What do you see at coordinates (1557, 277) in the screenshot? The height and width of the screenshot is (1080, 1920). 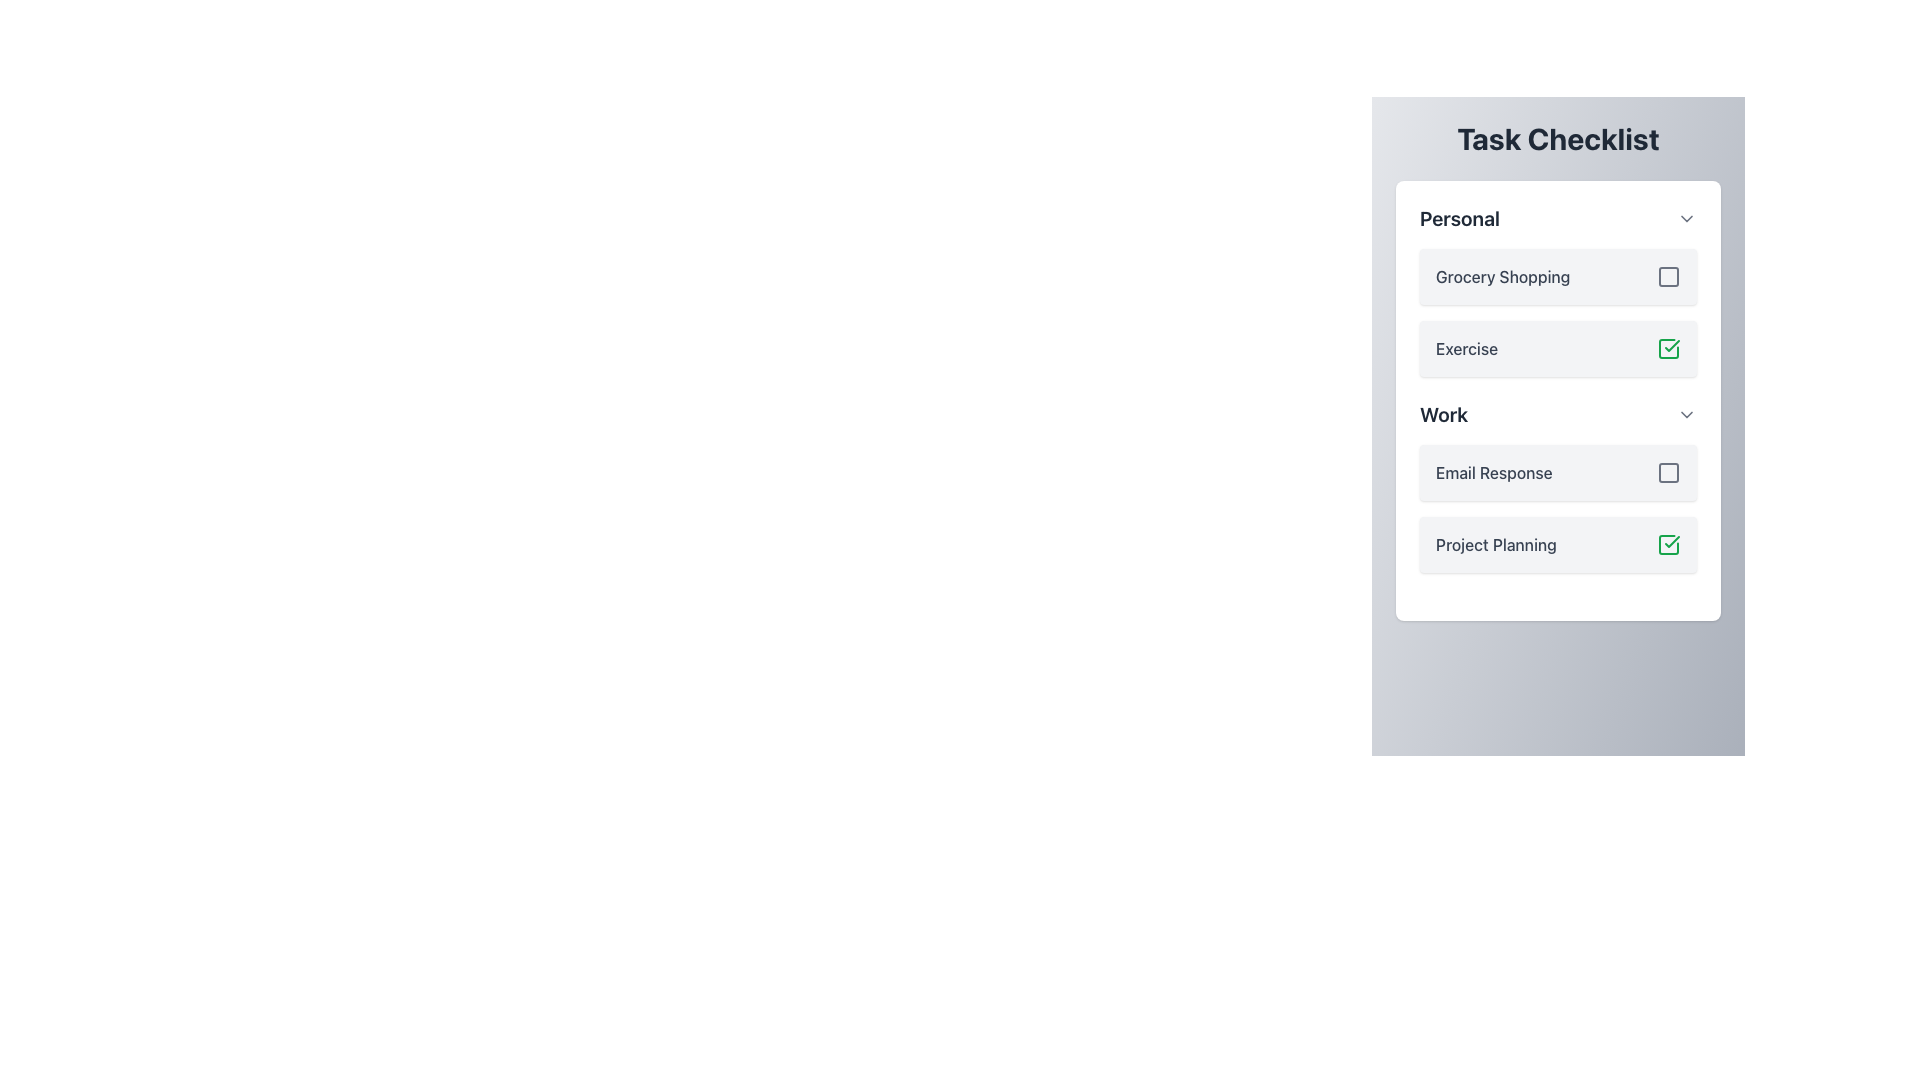 I see `the 'Grocery Shopping' checklist item text` at bounding box center [1557, 277].